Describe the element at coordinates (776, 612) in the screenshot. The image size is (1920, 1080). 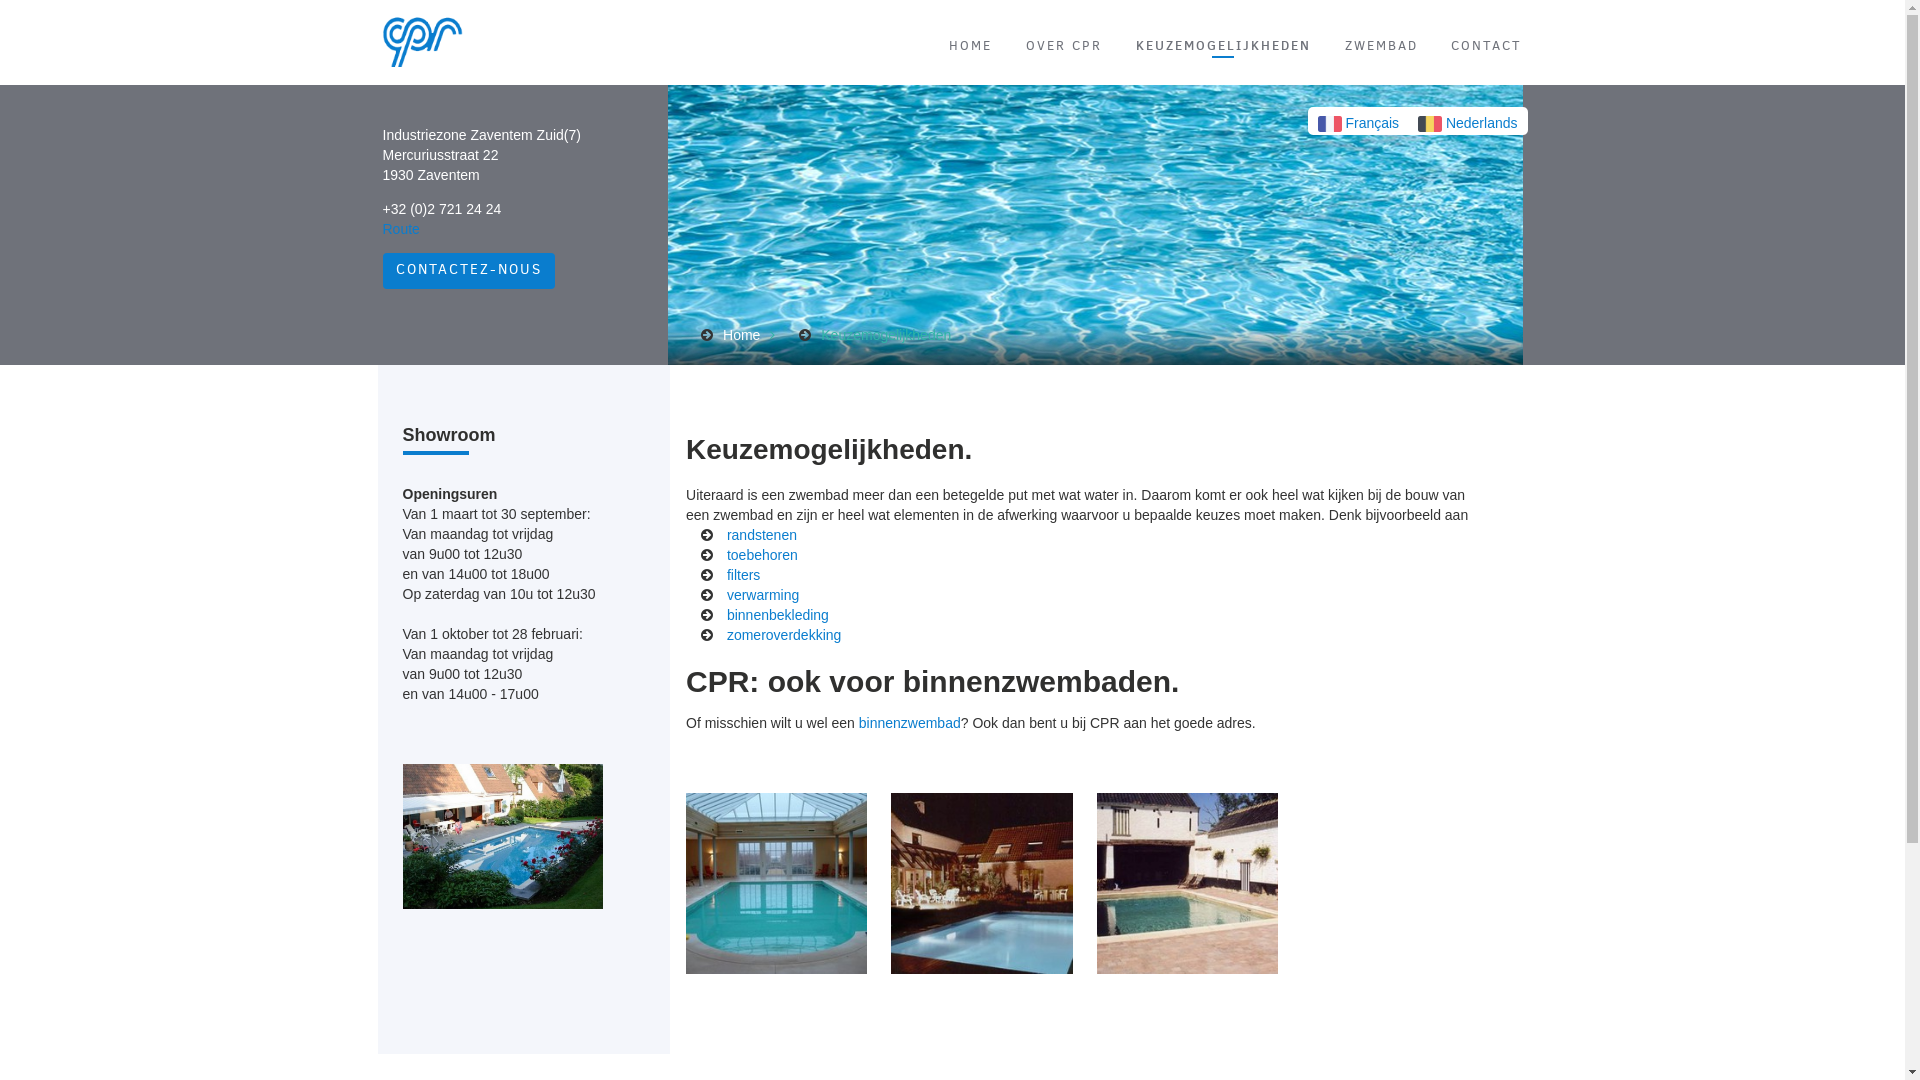
I see `'binnenbekleding'` at that location.